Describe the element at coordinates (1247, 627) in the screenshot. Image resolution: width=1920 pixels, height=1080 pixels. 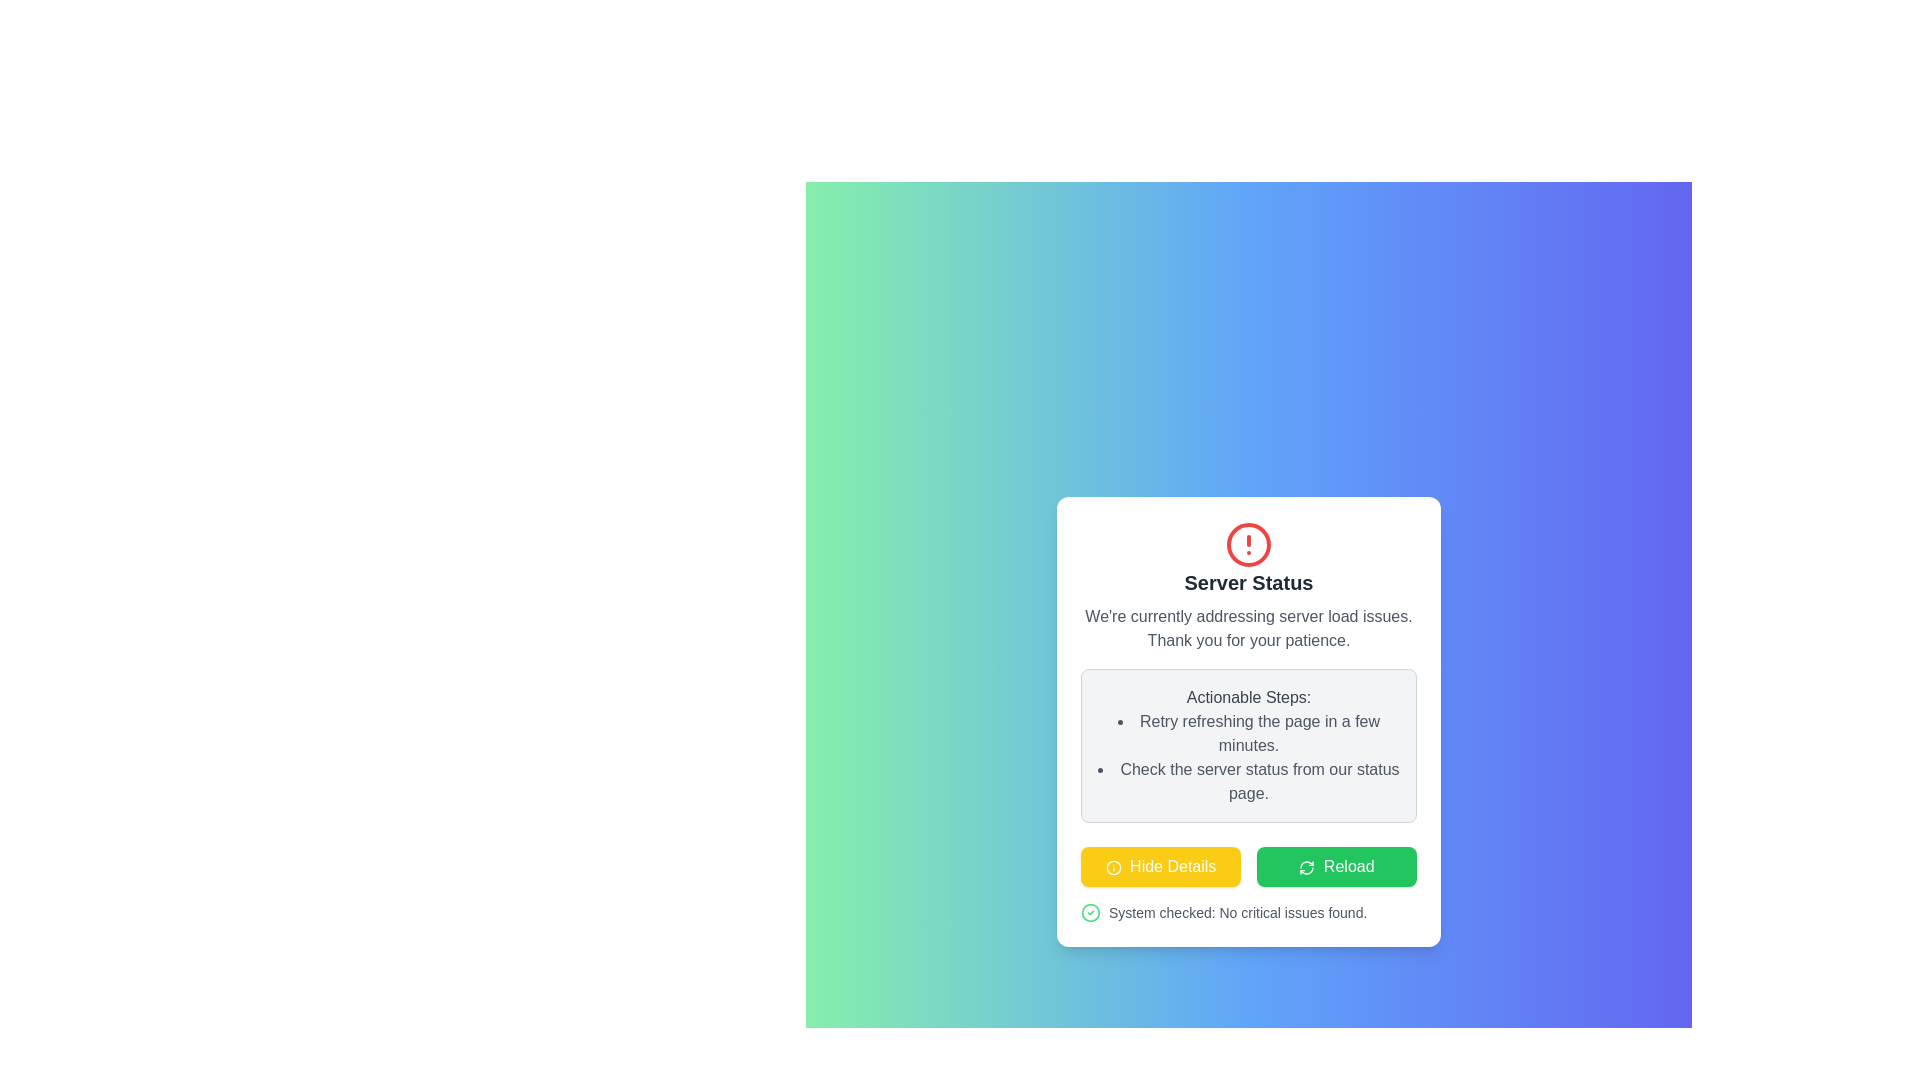
I see `text in the Text Block that states, 'We're currently addressing server load issues. Thank you for your patience.' to understand the server status` at that location.